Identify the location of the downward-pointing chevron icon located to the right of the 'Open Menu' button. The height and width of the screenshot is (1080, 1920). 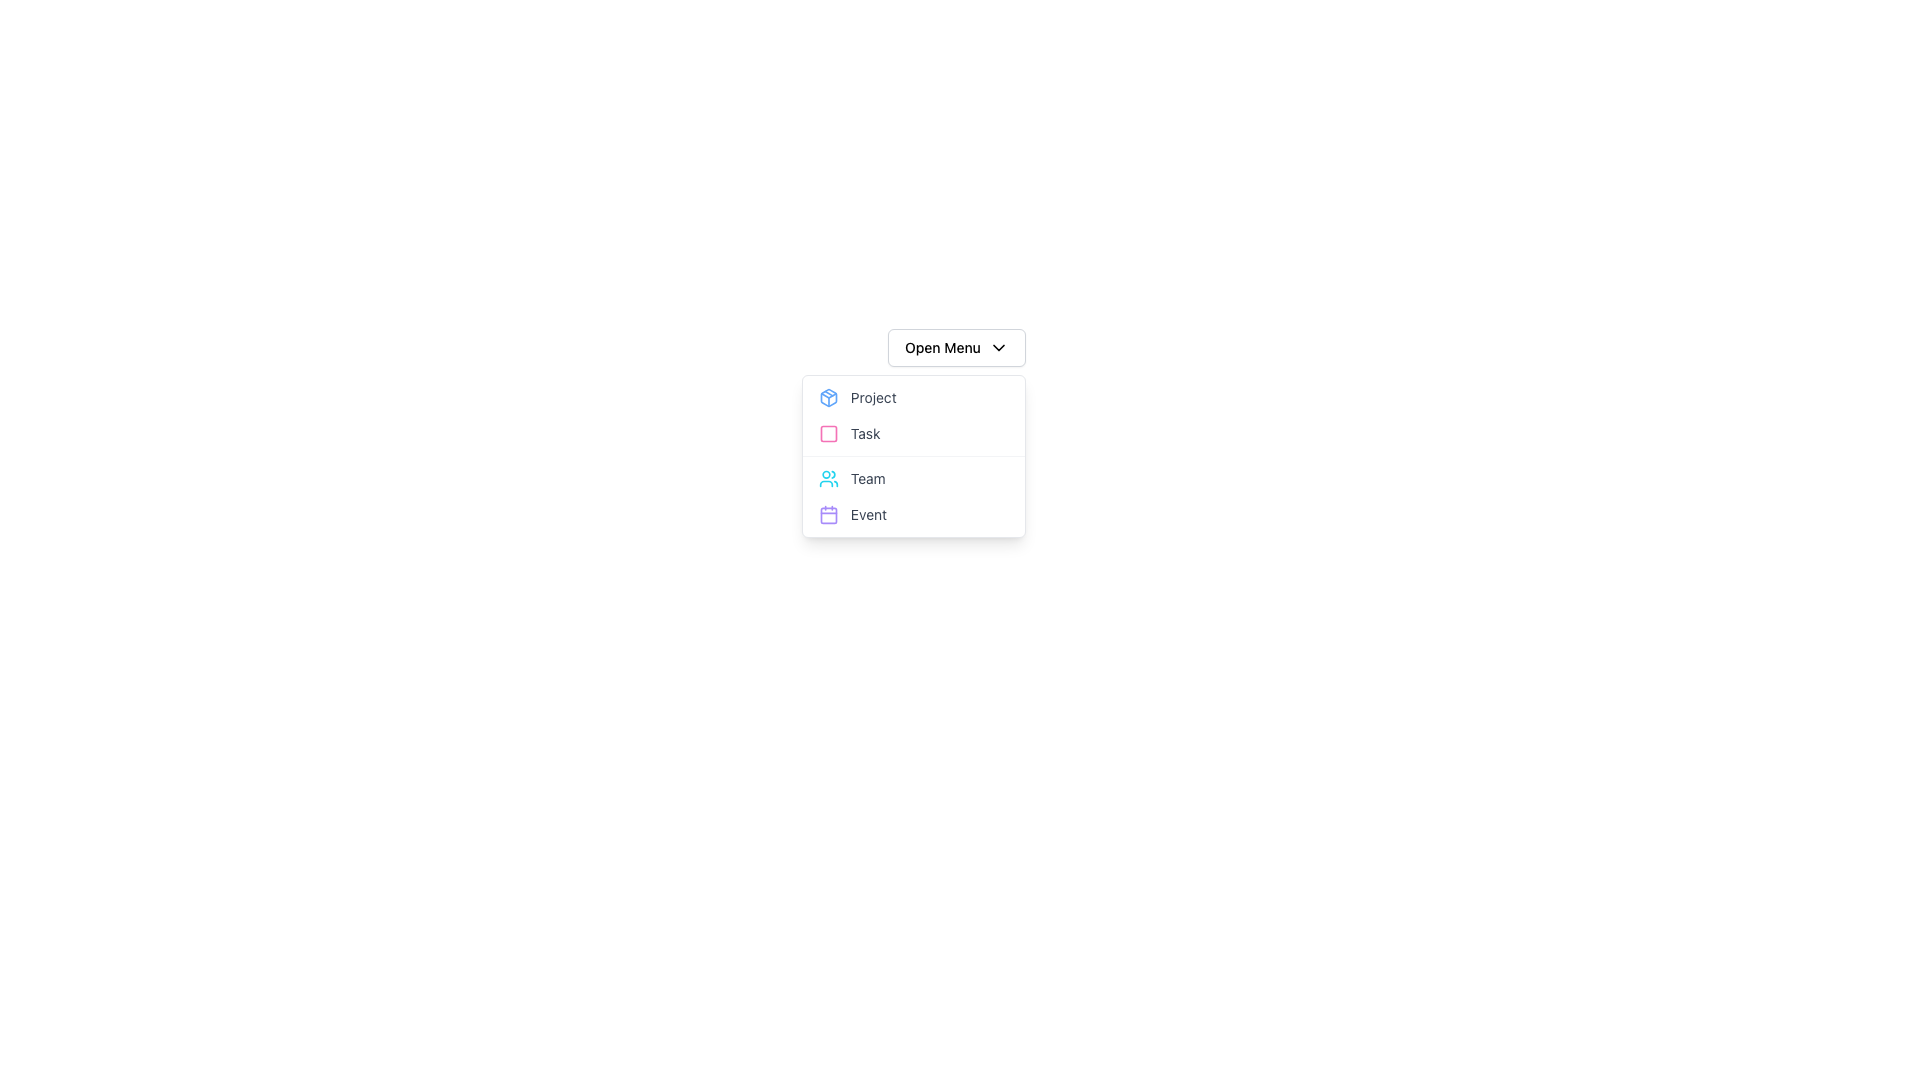
(998, 346).